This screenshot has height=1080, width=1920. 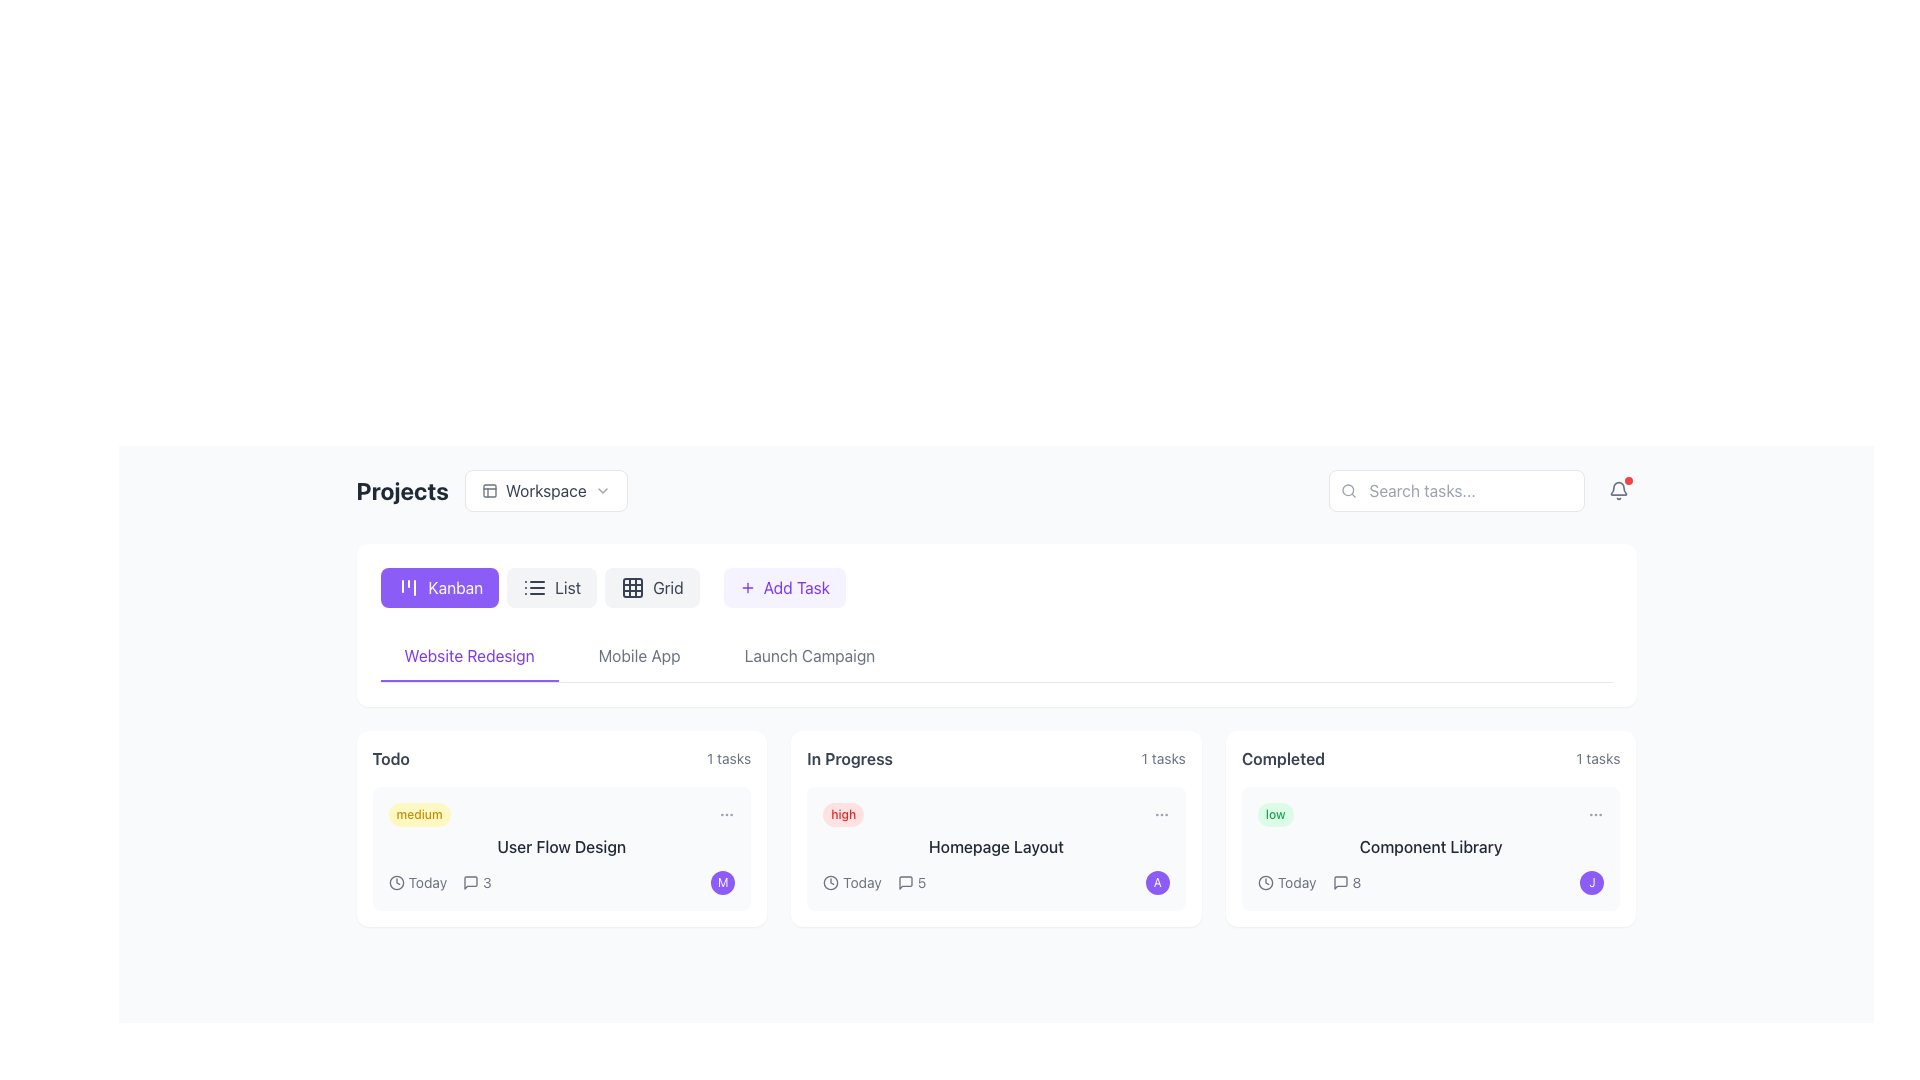 What do you see at coordinates (722, 882) in the screenshot?
I see `the circular badge or icon at the bottom of the 'Todo' column in the 'User Flow Design' task card, which represents a user or category associated with the task` at bounding box center [722, 882].